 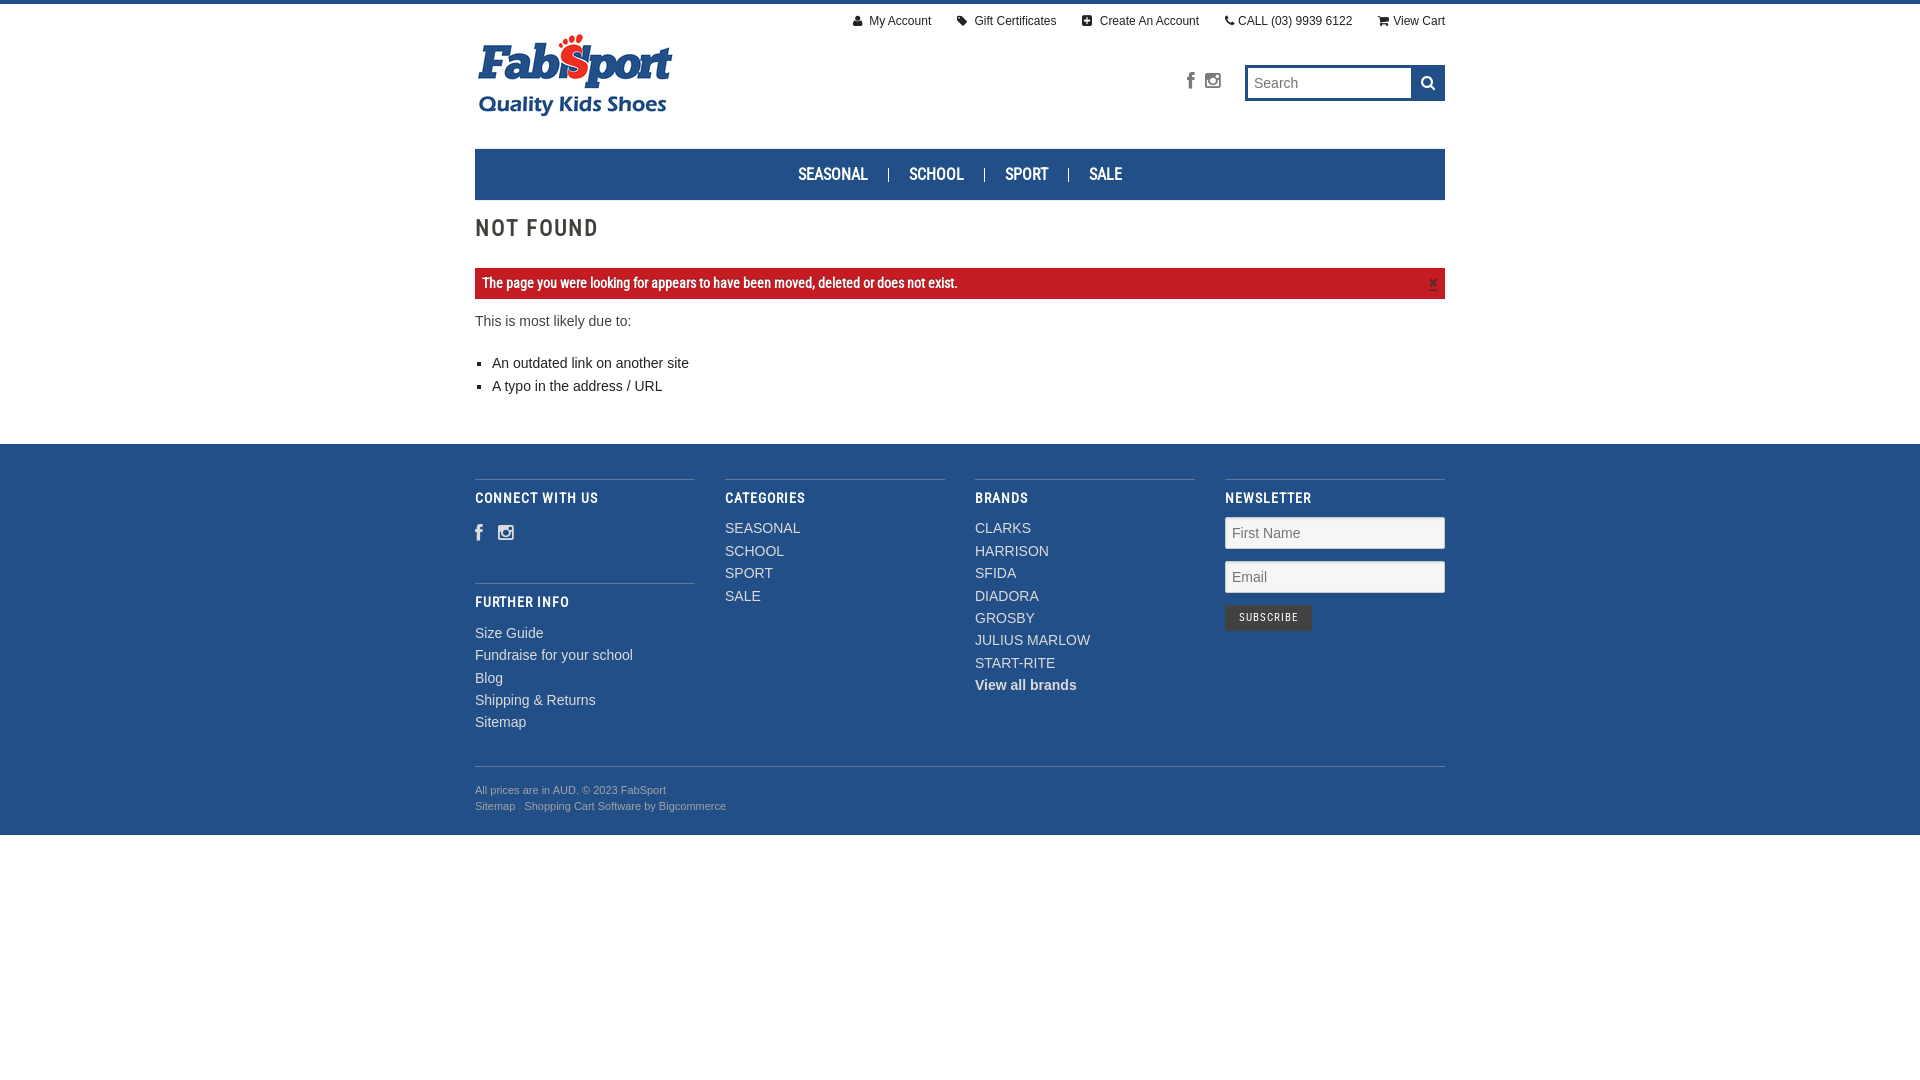 What do you see at coordinates (553, 655) in the screenshot?
I see `'Fundraise for your school'` at bounding box center [553, 655].